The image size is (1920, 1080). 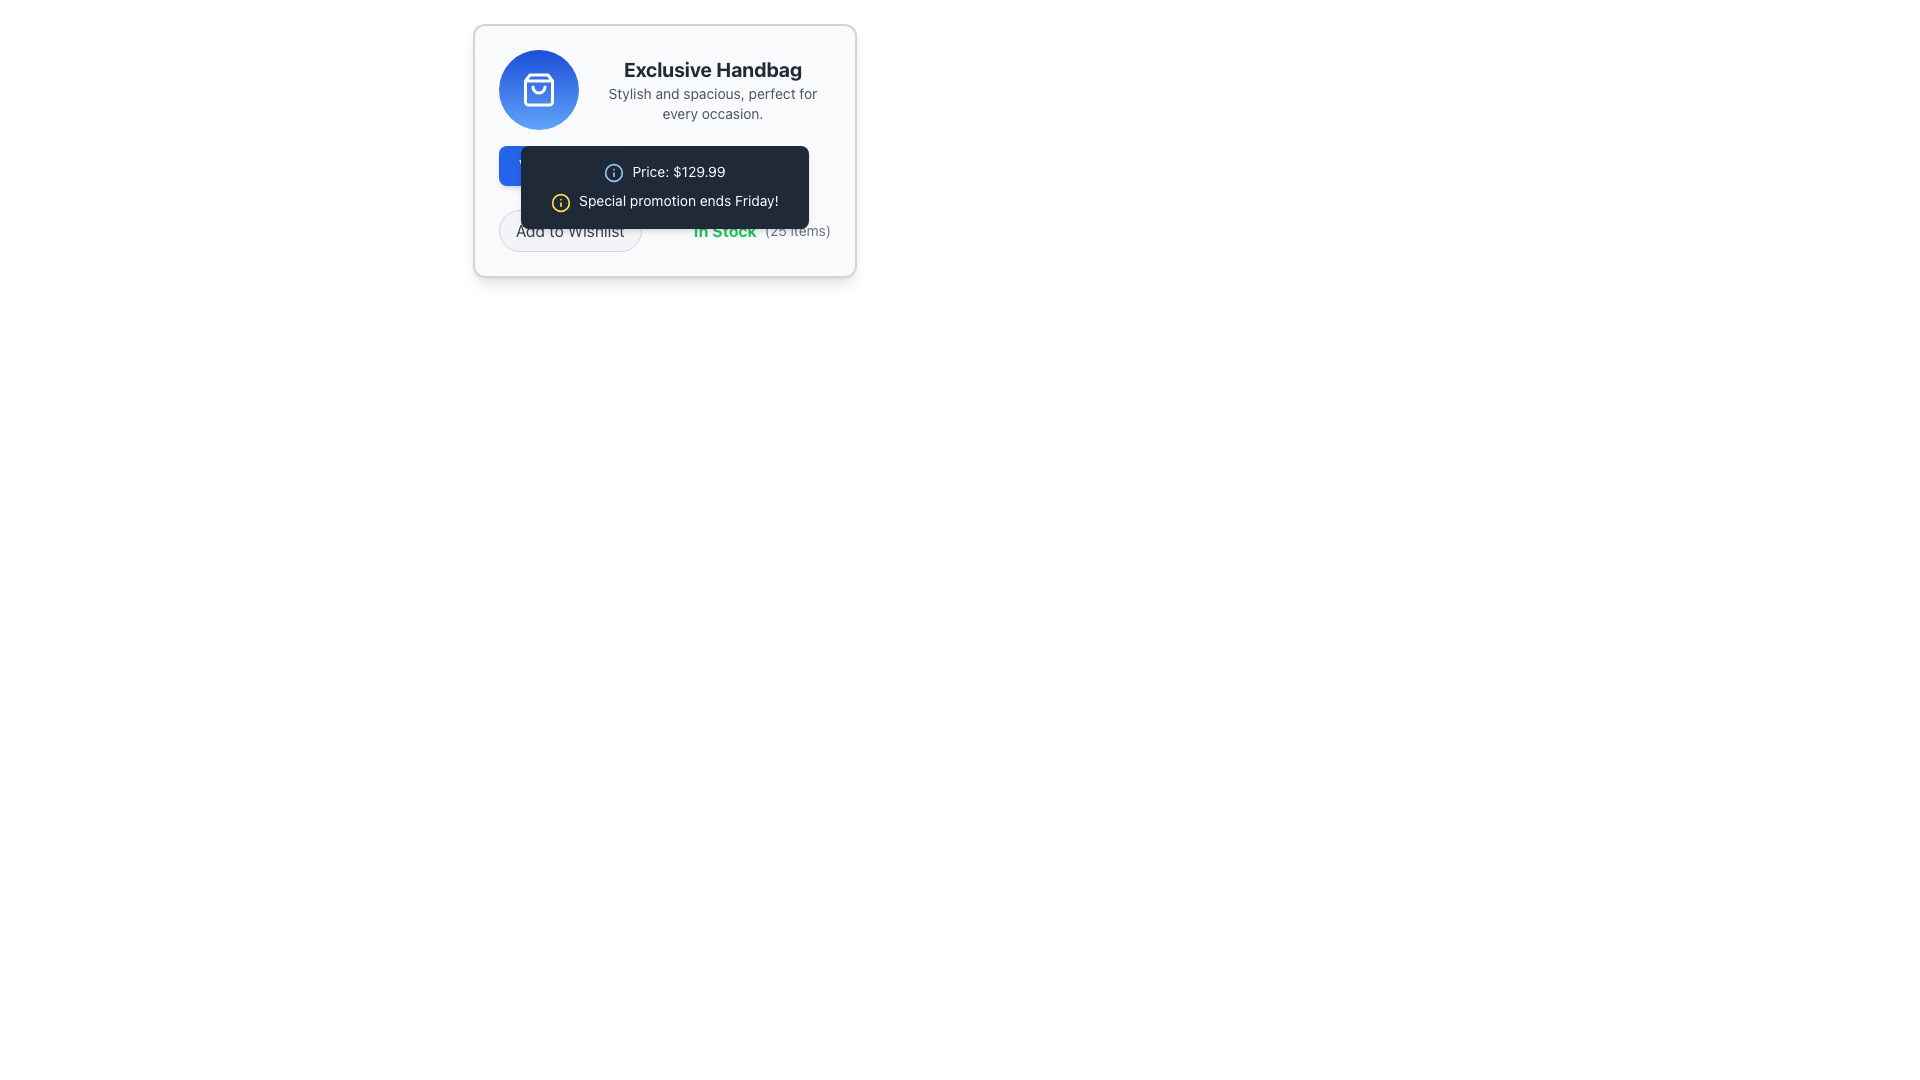 What do you see at coordinates (538, 88) in the screenshot?
I see `the shopping-related icon located to the left of the text titled 'Exclusive Handbag' for contextual understanding` at bounding box center [538, 88].